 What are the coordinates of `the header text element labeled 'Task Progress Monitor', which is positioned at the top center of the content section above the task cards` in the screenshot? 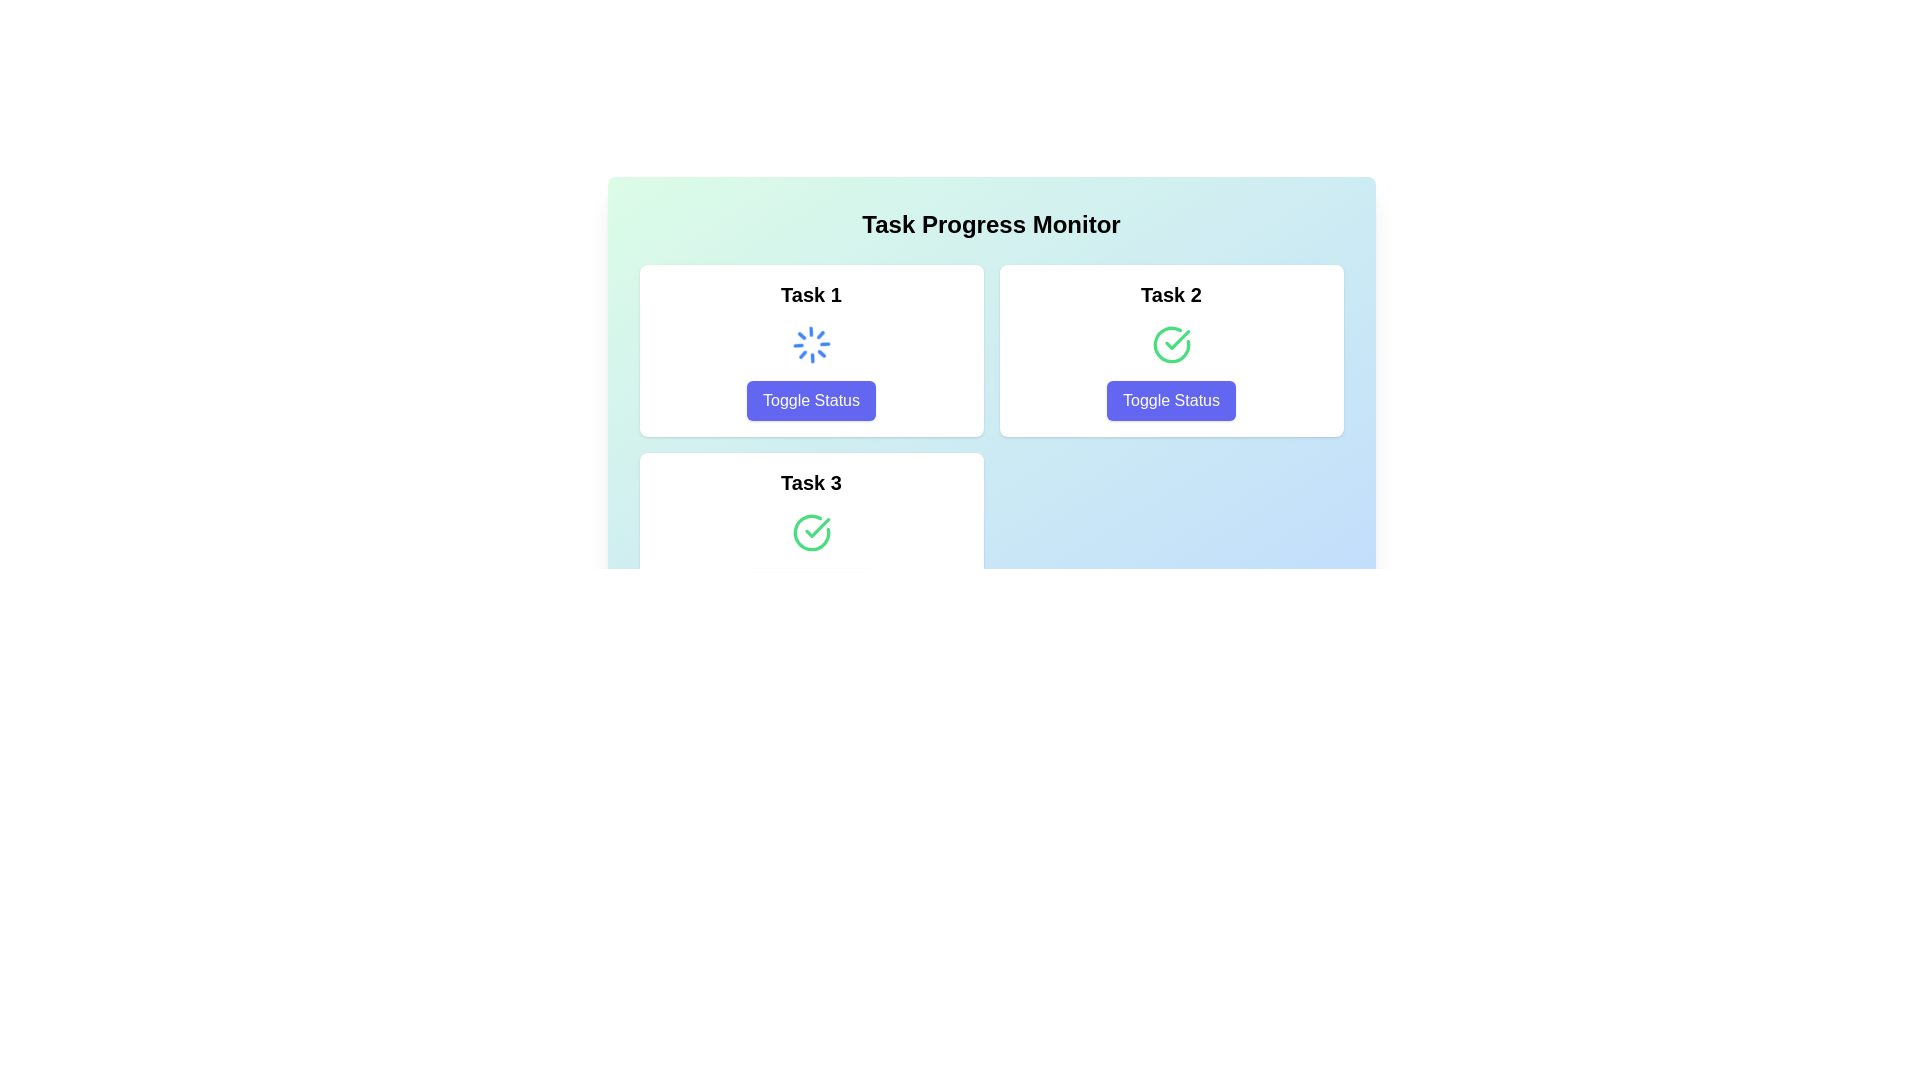 It's located at (991, 224).